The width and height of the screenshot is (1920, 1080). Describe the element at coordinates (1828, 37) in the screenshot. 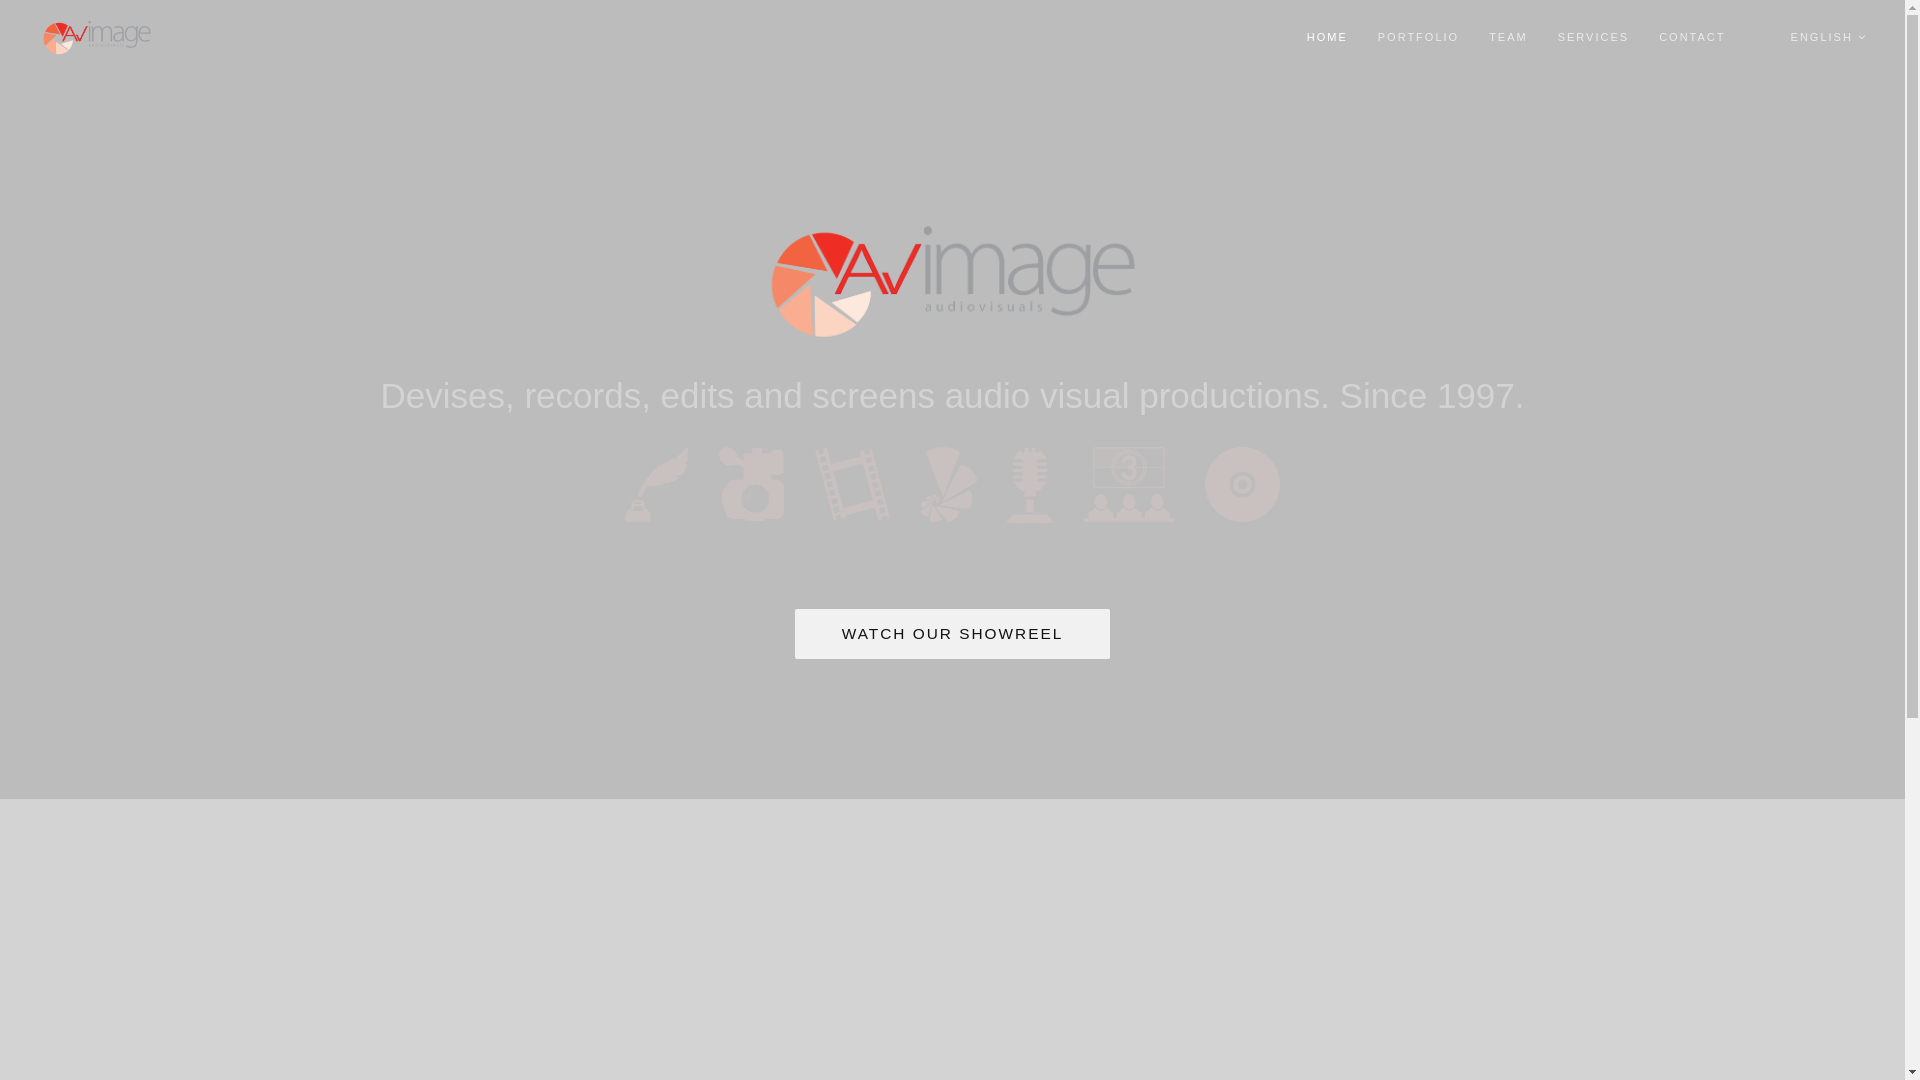

I see `'ENGLISH'` at that location.